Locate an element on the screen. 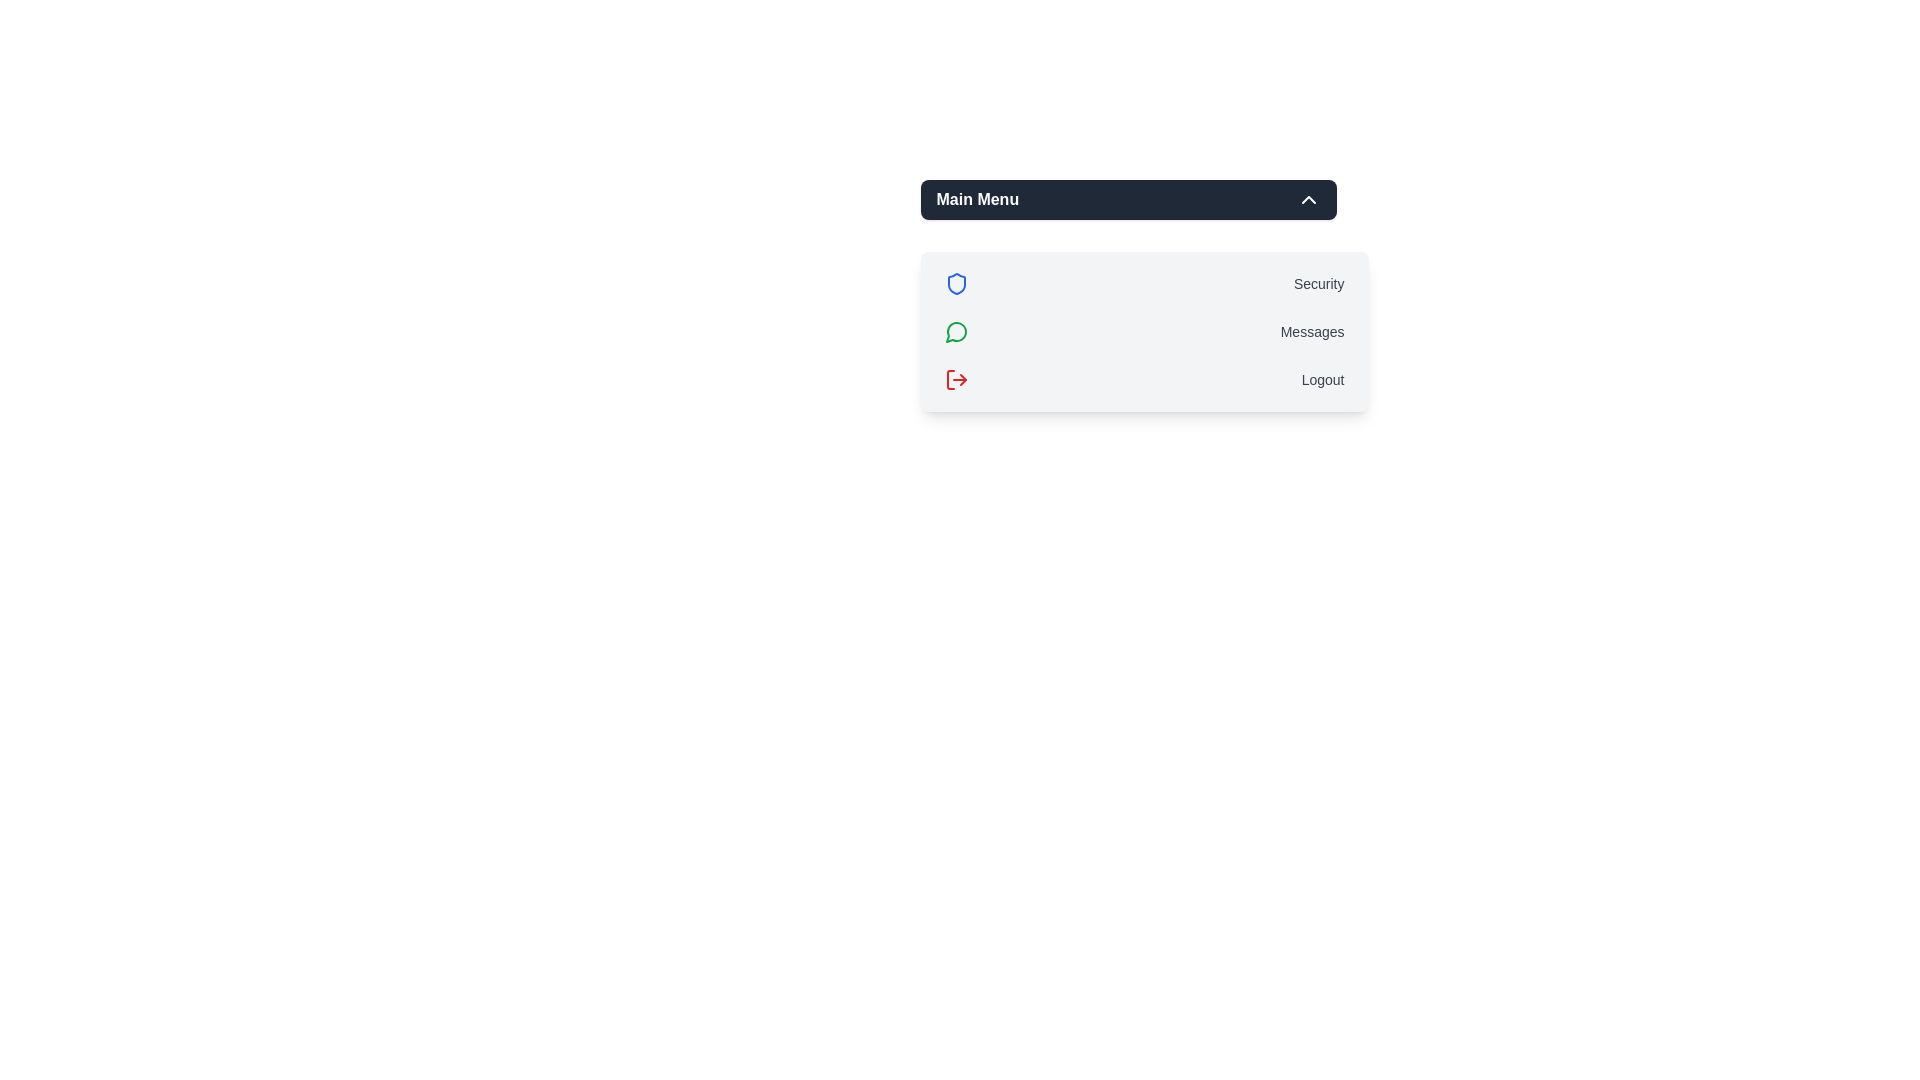 This screenshot has height=1080, width=1920. the 'Security' option in the dropdown menu located below the 'Main Menu' button is located at coordinates (1144, 284).